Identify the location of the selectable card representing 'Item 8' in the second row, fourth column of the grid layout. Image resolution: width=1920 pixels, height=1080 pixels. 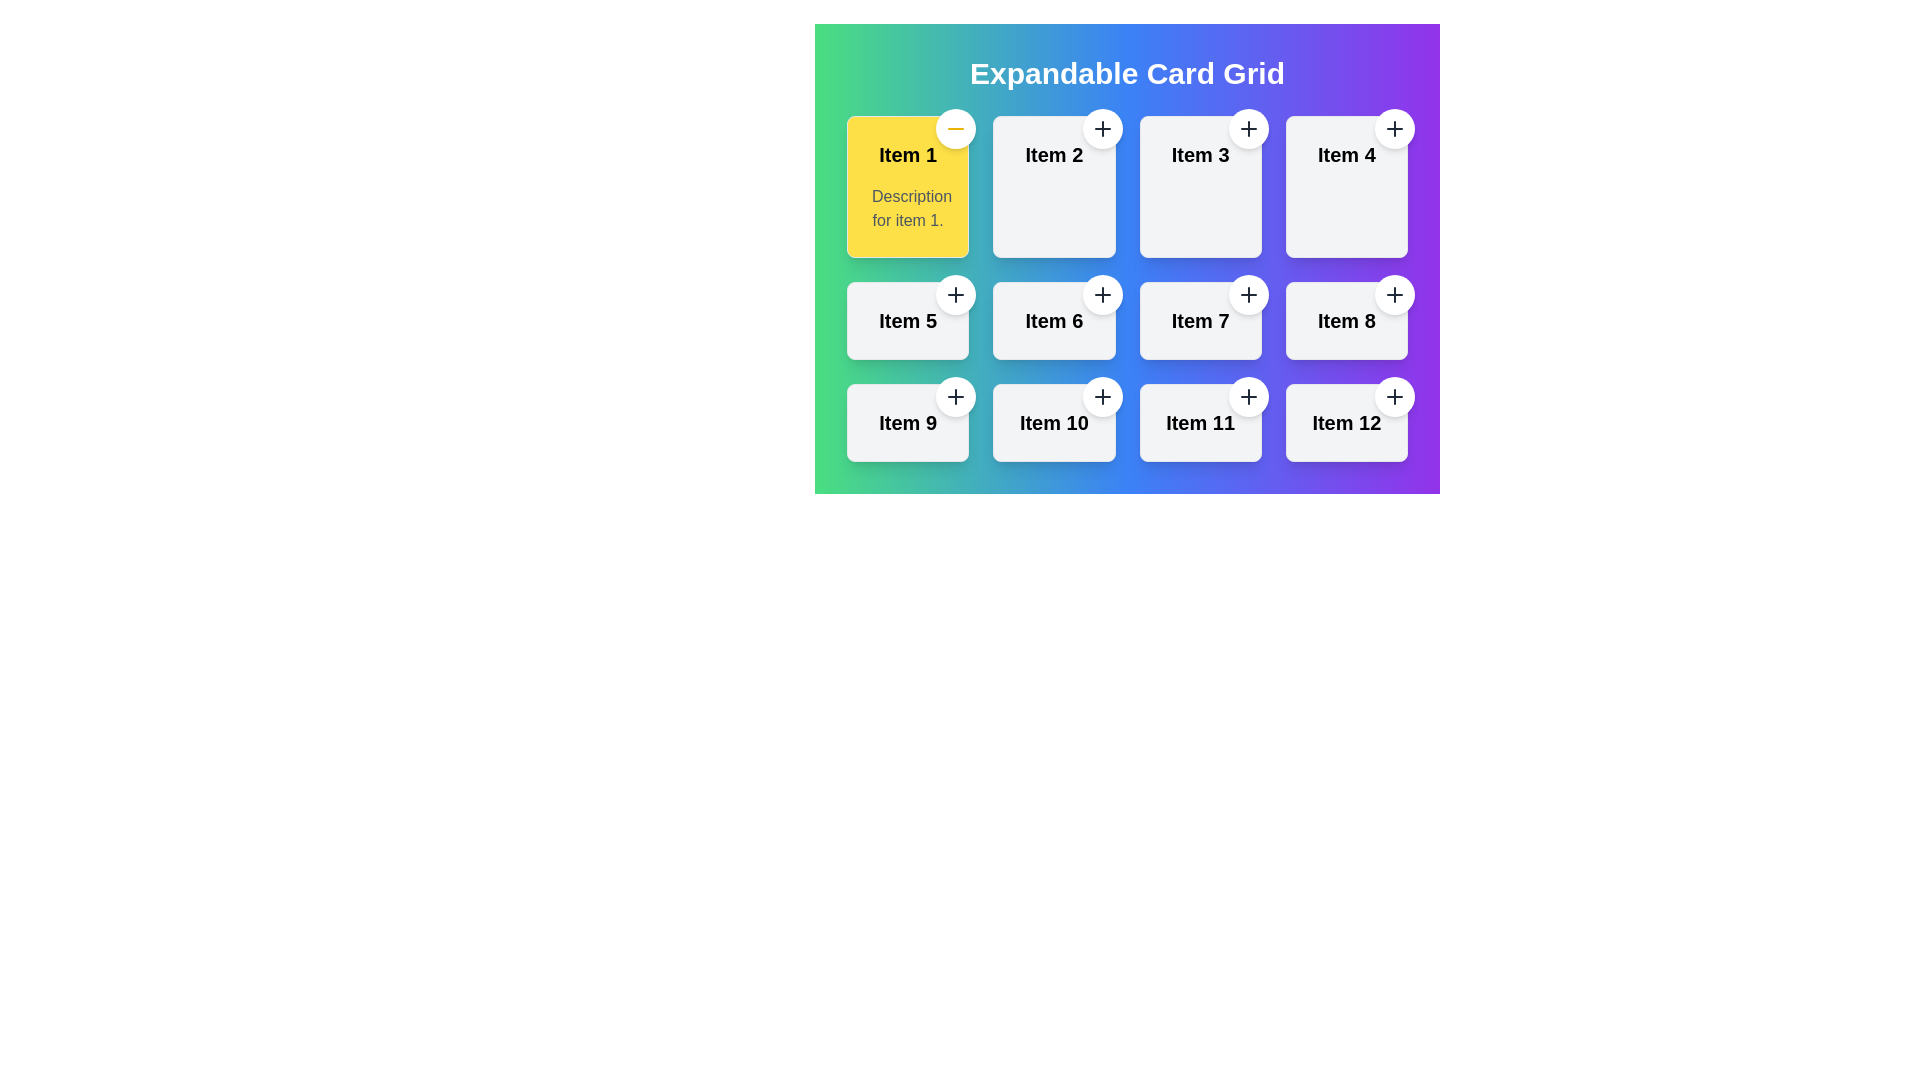
(1346, 319).